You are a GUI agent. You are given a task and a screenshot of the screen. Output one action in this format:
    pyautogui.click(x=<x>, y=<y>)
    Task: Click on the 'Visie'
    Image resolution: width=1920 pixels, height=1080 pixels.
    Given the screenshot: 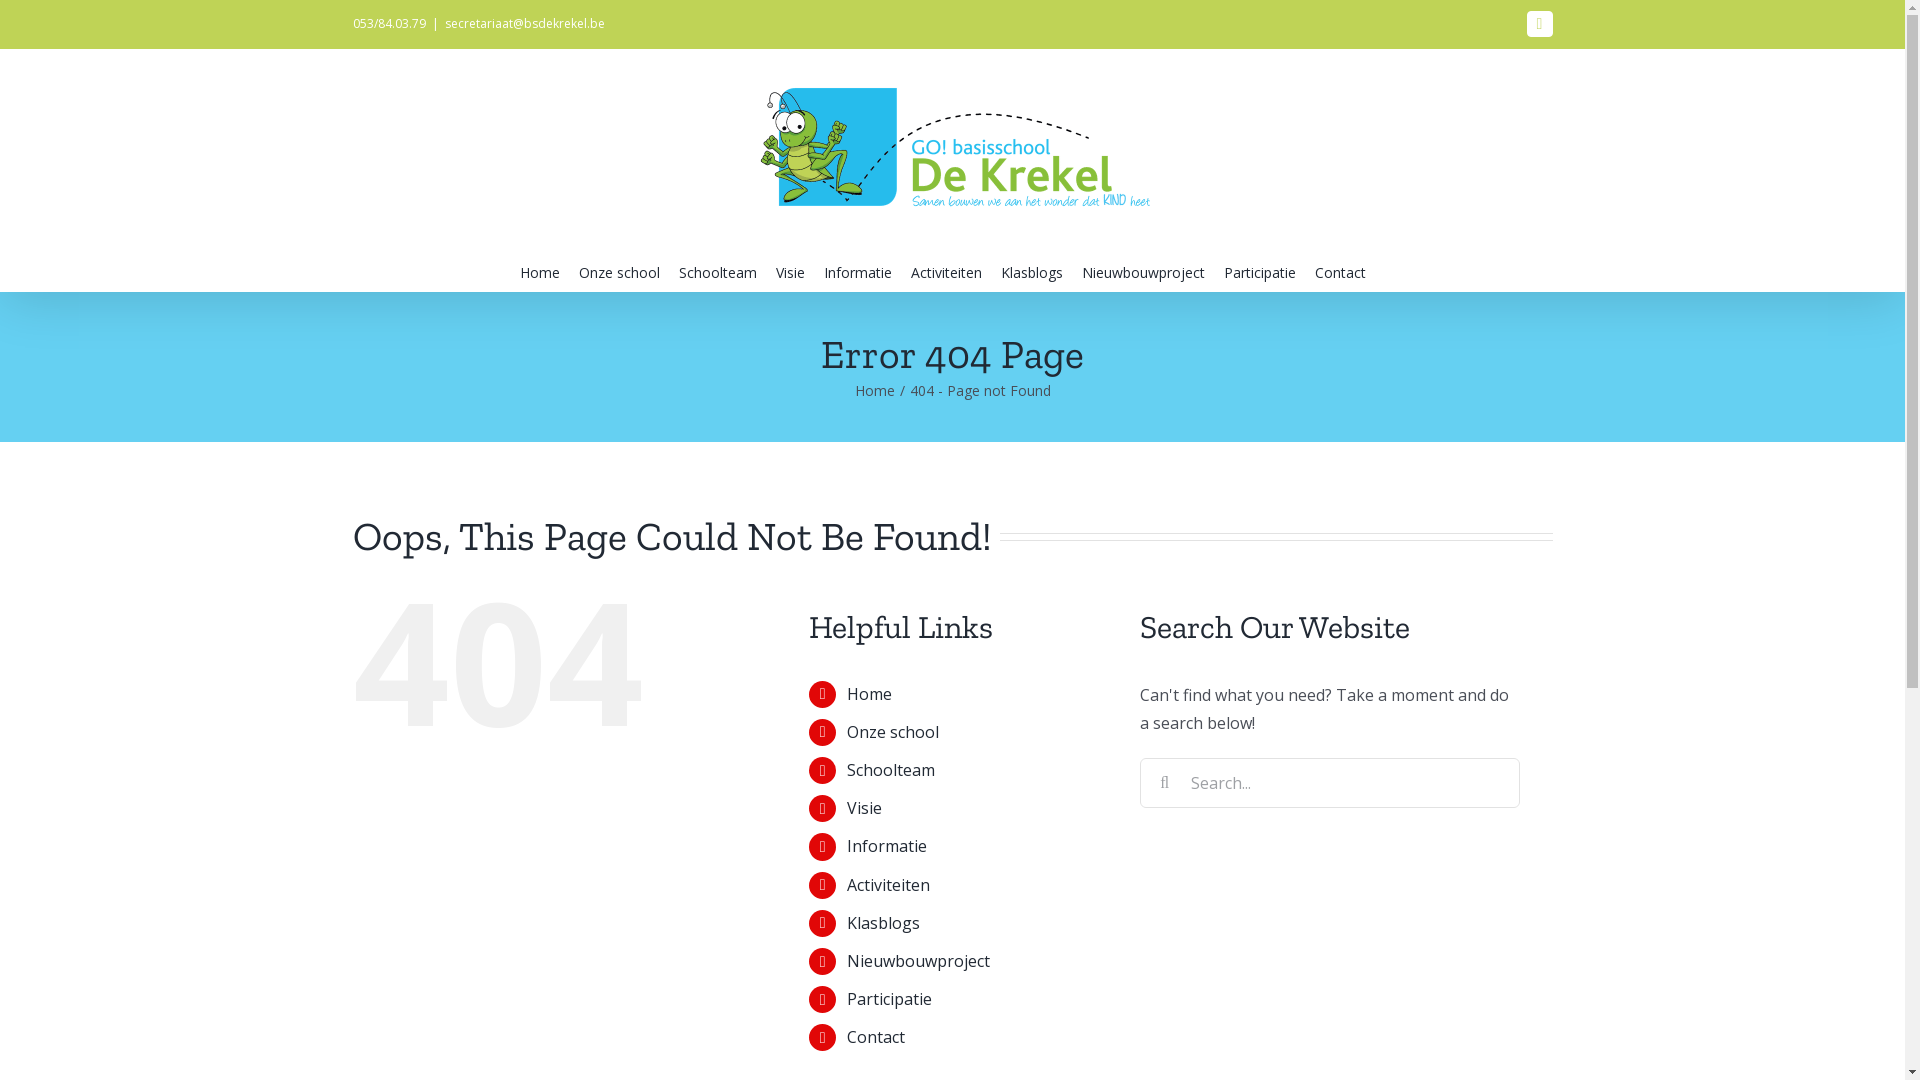 What is the action you would take?
    pyautogui.click(x=789, y=270)
    